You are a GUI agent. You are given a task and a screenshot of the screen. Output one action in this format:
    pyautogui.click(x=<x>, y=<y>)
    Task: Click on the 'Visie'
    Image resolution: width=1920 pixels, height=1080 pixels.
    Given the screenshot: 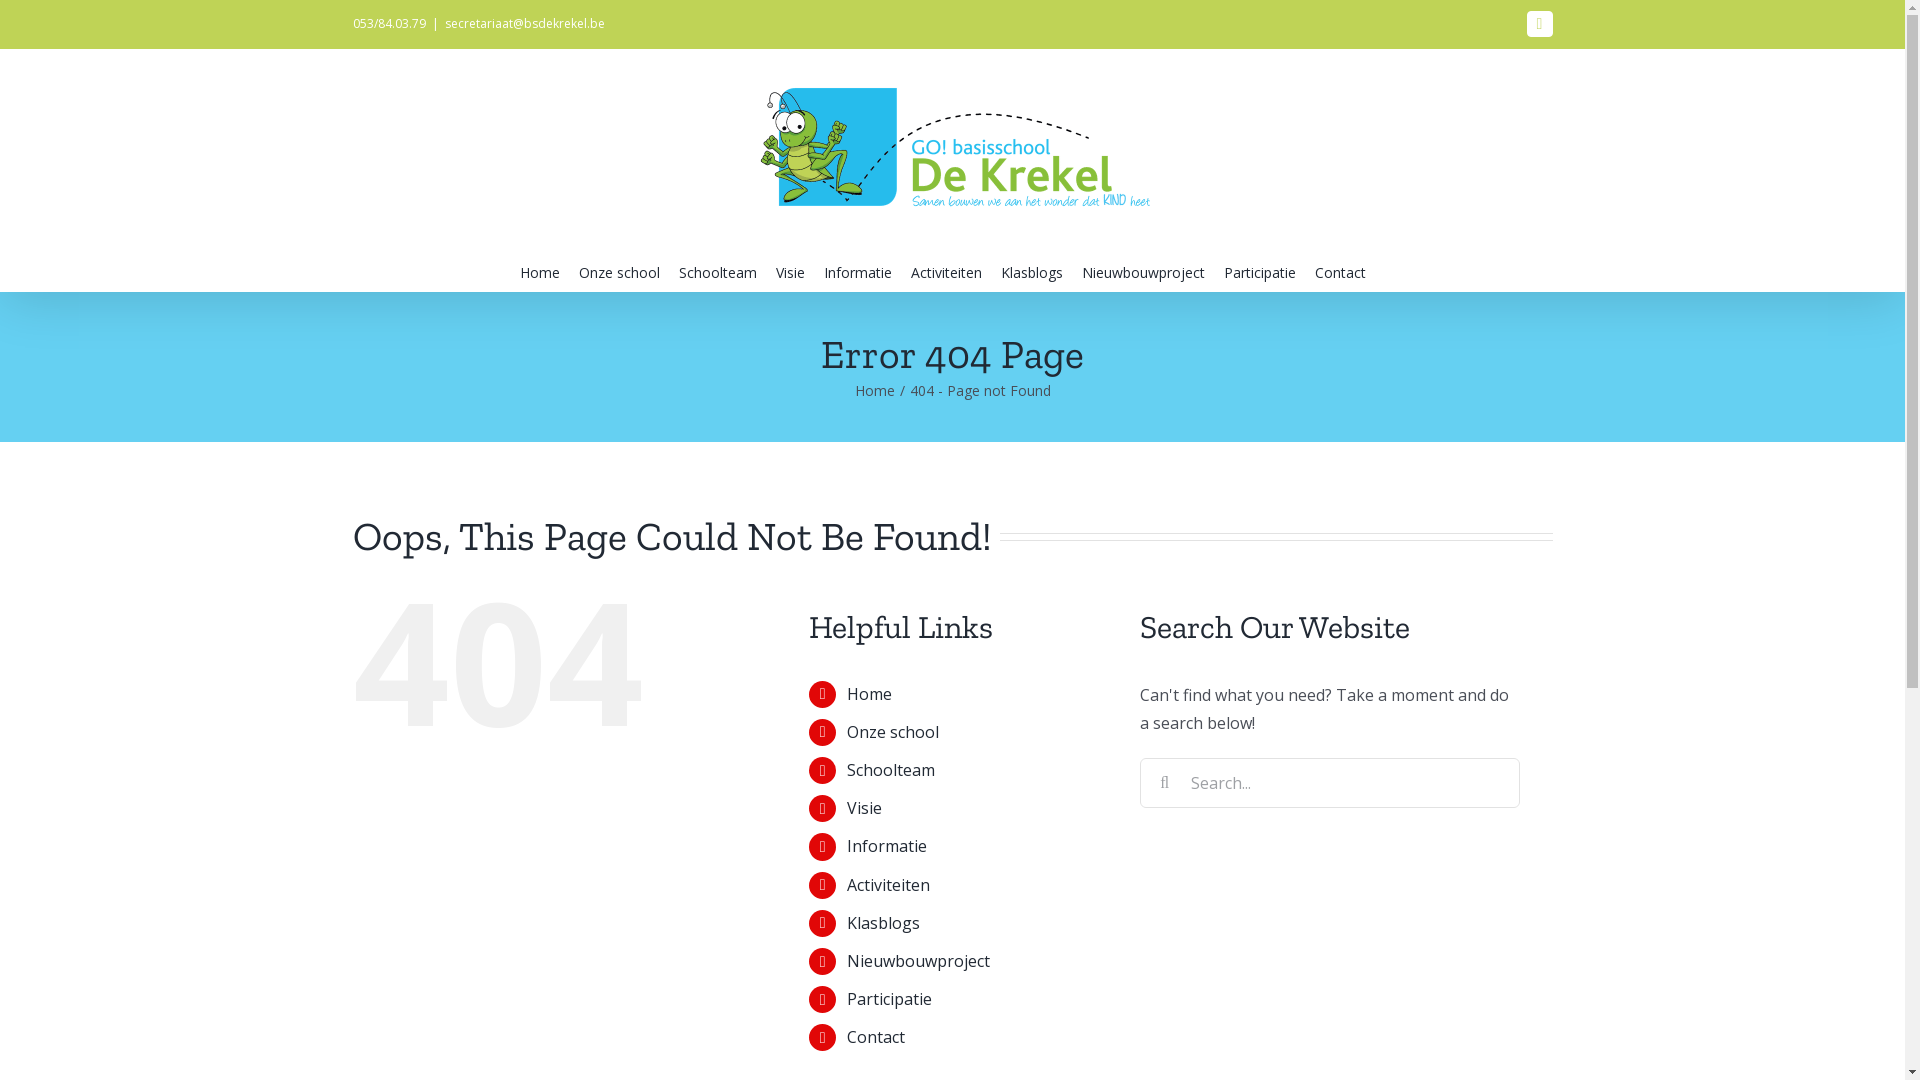 What is the action you would take?
    pyautogui.click(x=789, y=270)
    